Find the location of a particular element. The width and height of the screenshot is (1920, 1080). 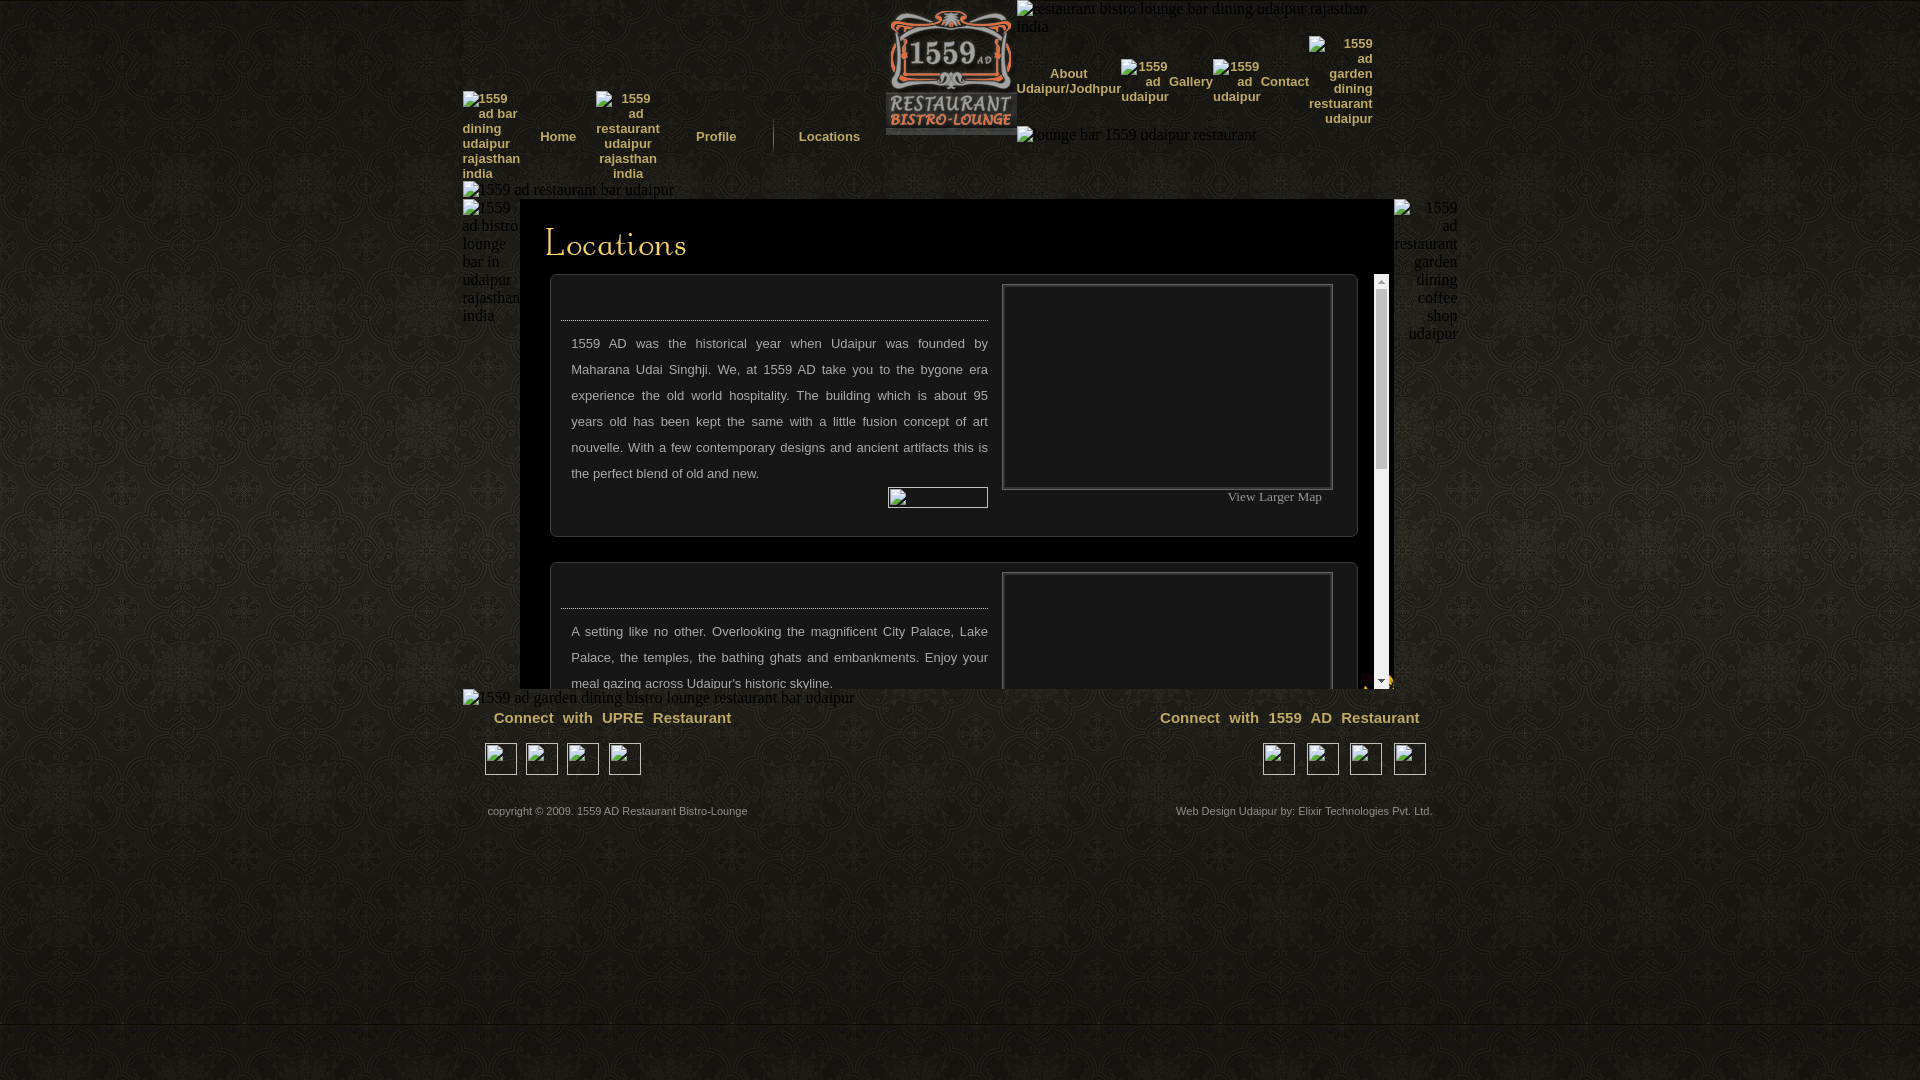

'Web Design Udaipur' is located at coordinates (1225, 810).